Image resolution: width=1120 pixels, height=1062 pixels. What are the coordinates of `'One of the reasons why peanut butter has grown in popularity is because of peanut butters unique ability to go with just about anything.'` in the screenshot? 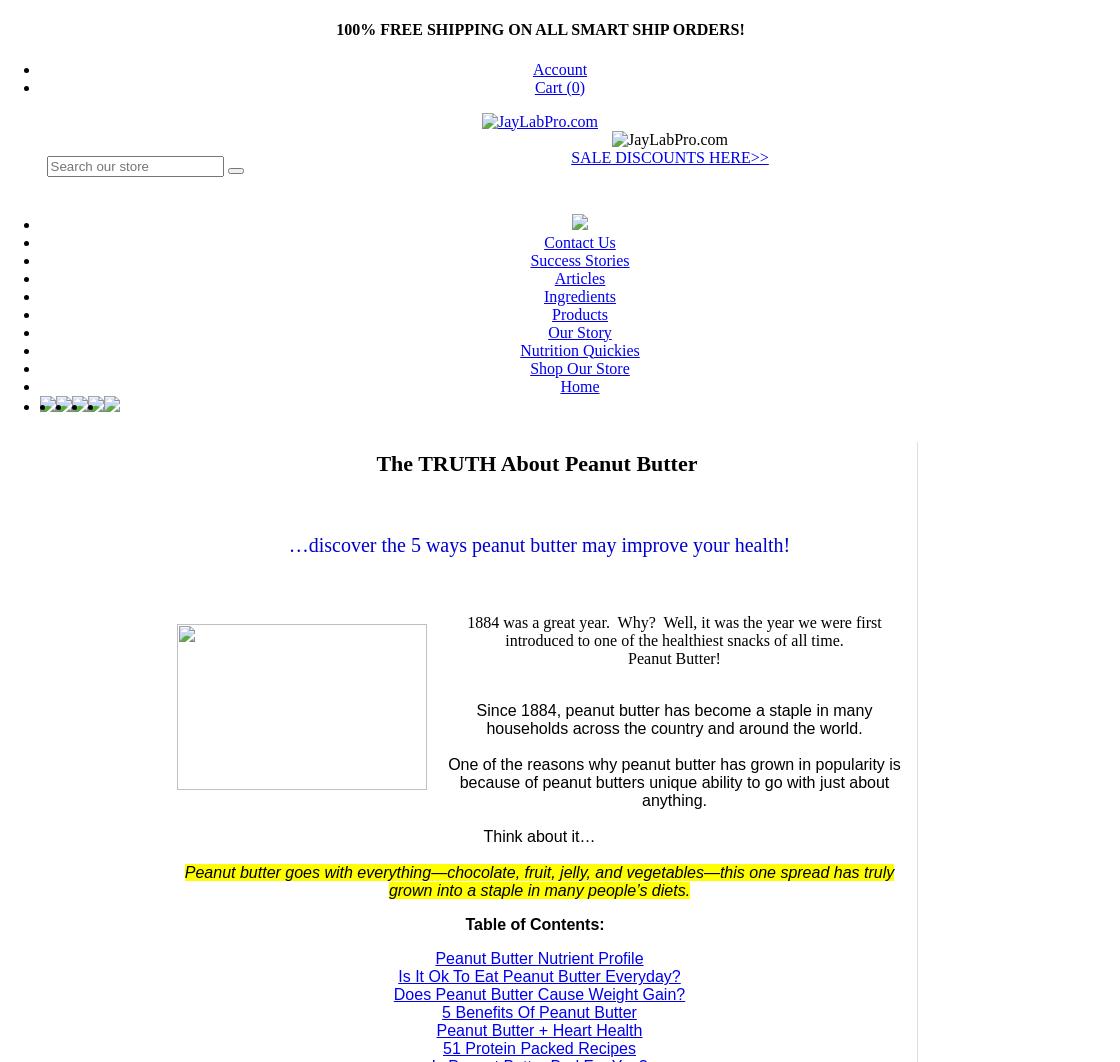 It's located at (674, 782).